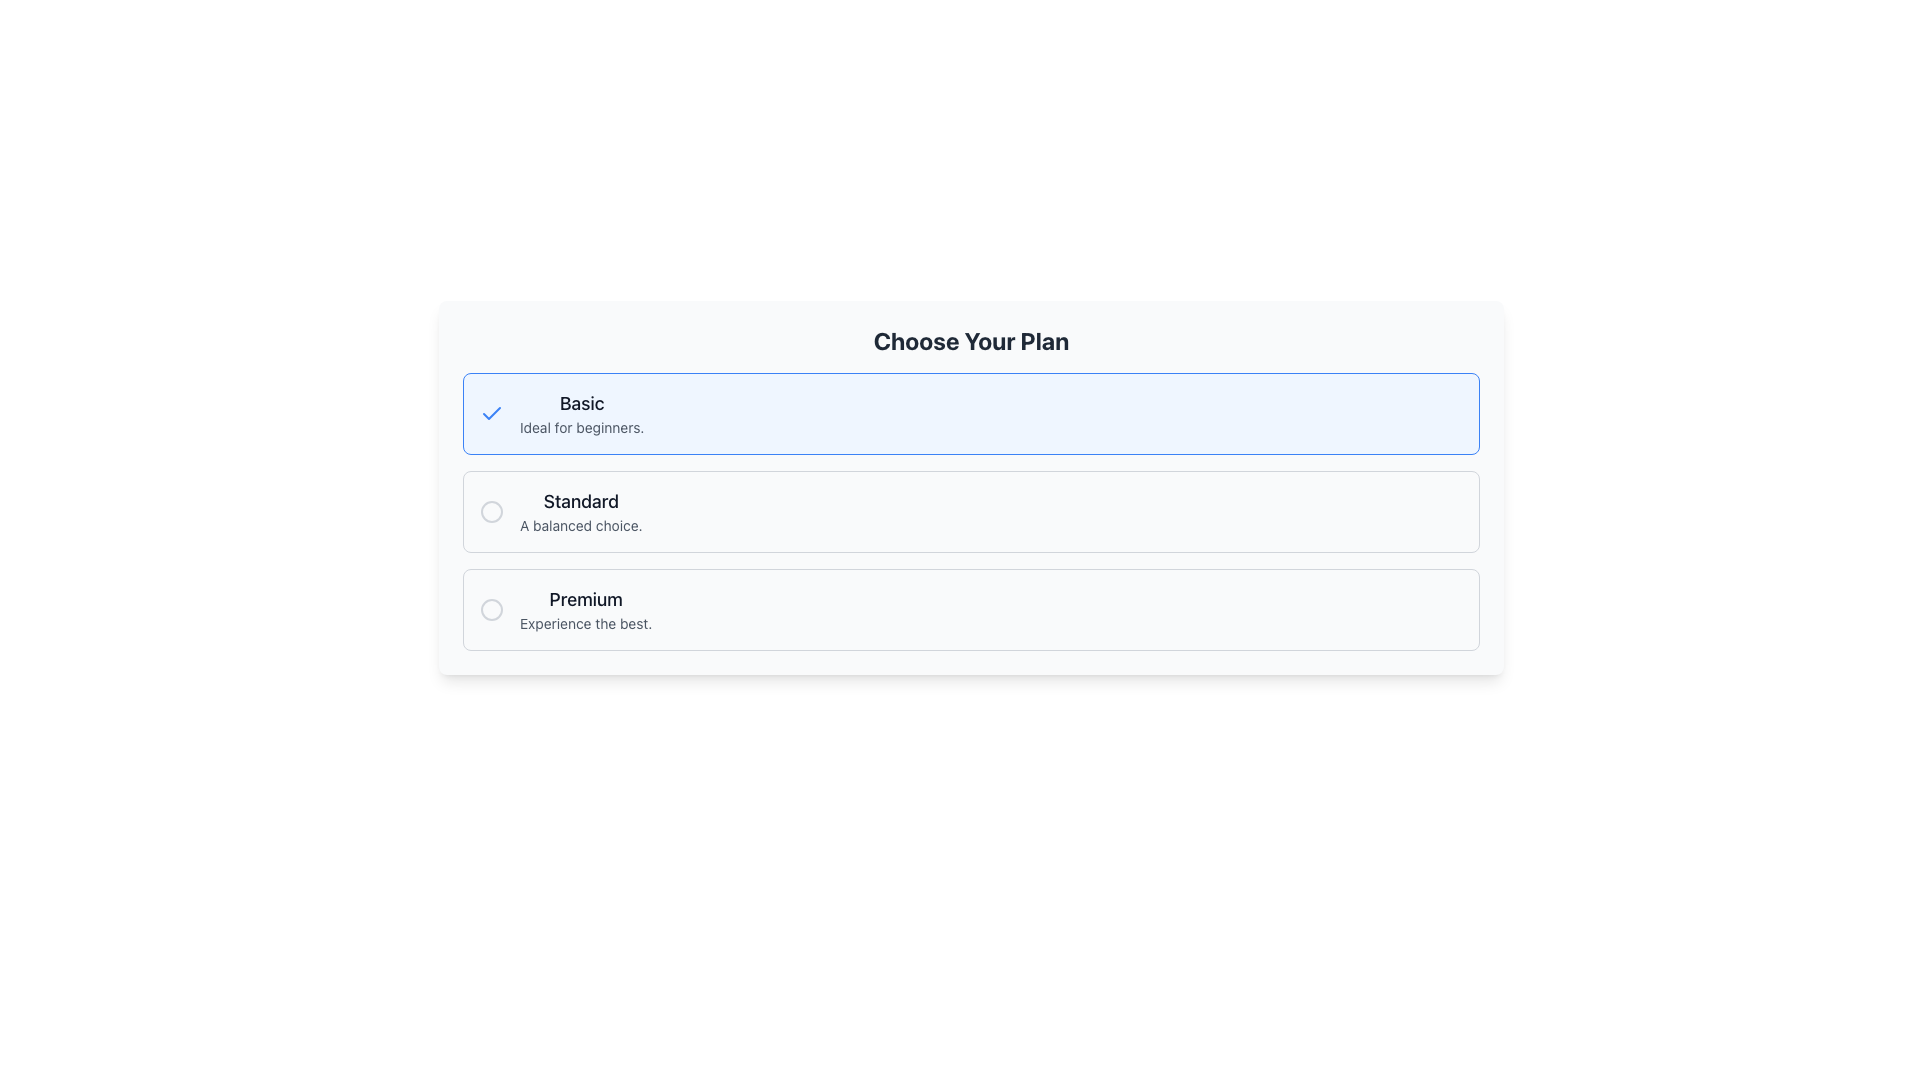  Describe the element at coordinates (491, 412) in the screenshot. I see `the checkmark icon with a blue stroke color located within the selected radio button for the 'Basic' option in the vertical list of choices` at that location.